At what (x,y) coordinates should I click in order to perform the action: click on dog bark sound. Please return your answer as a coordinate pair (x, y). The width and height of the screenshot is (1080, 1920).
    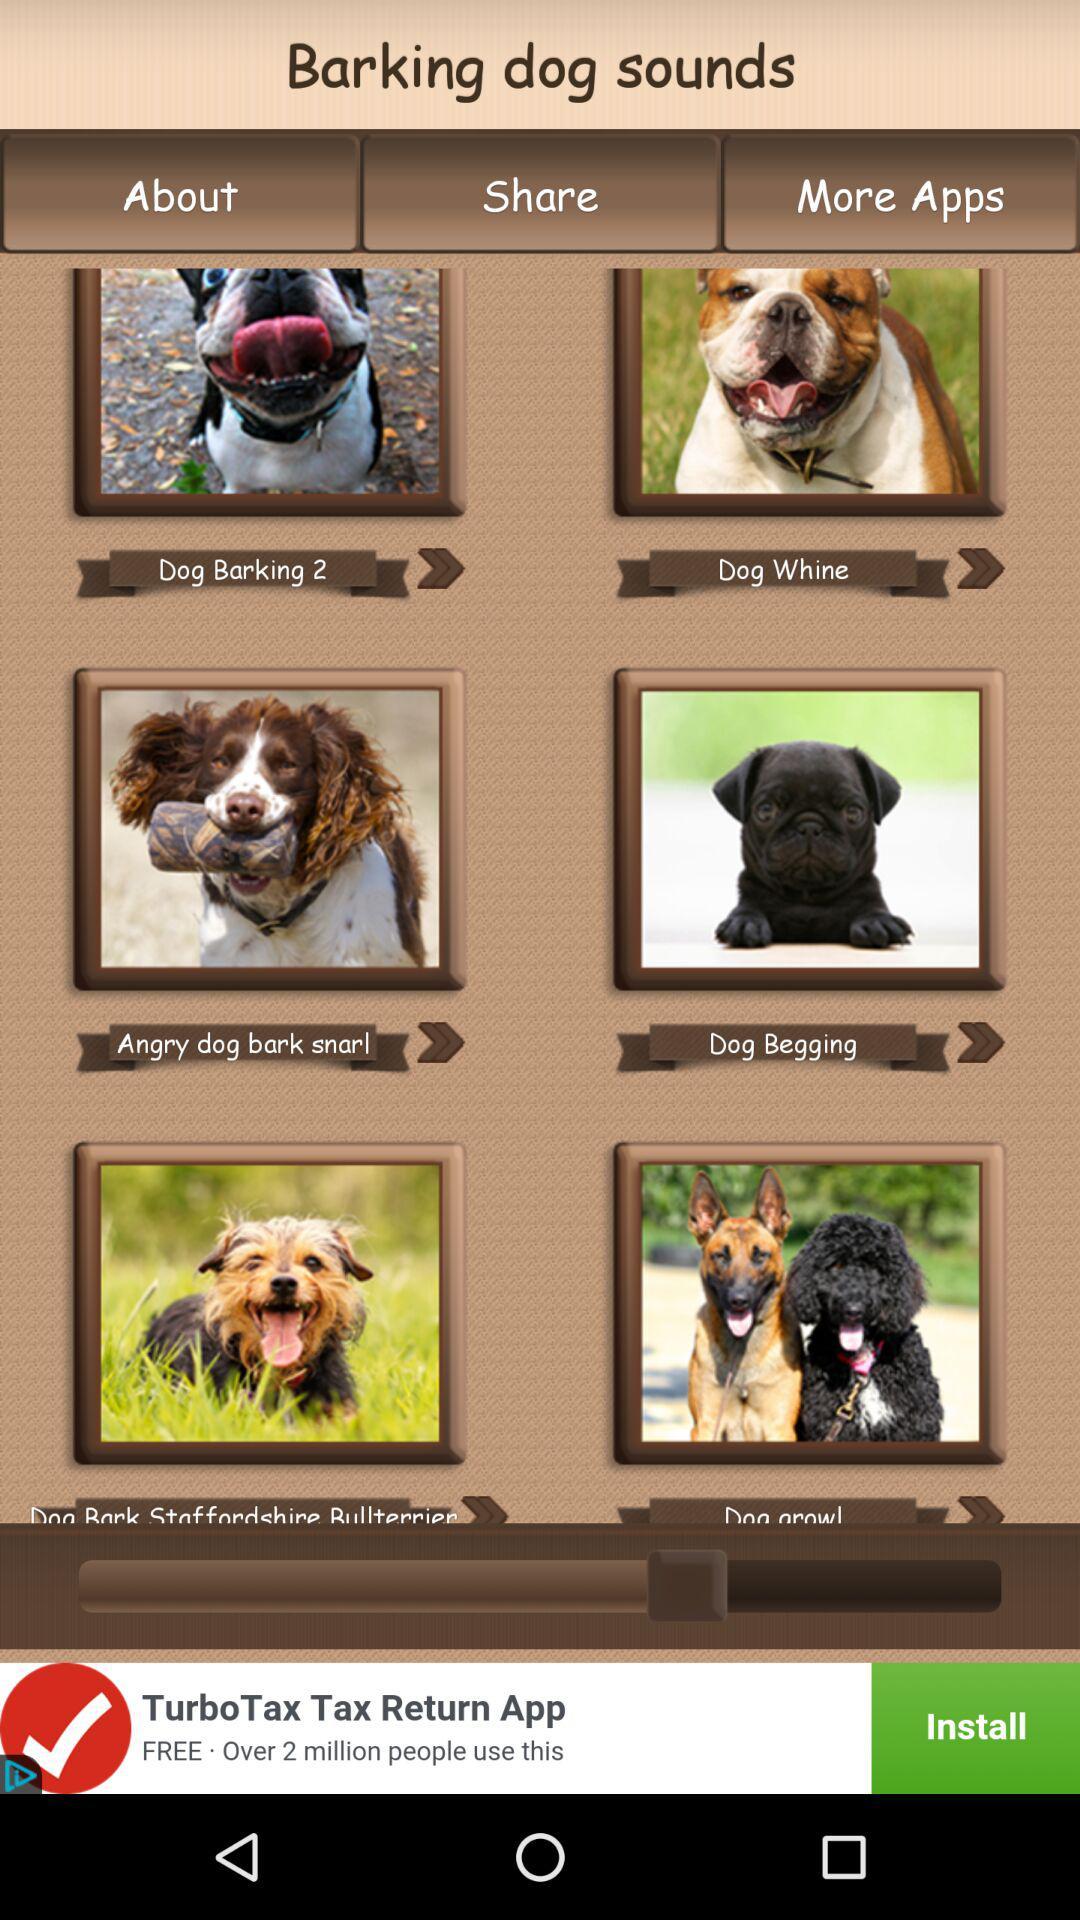
    Looking at the image, I should click on (270, 832).